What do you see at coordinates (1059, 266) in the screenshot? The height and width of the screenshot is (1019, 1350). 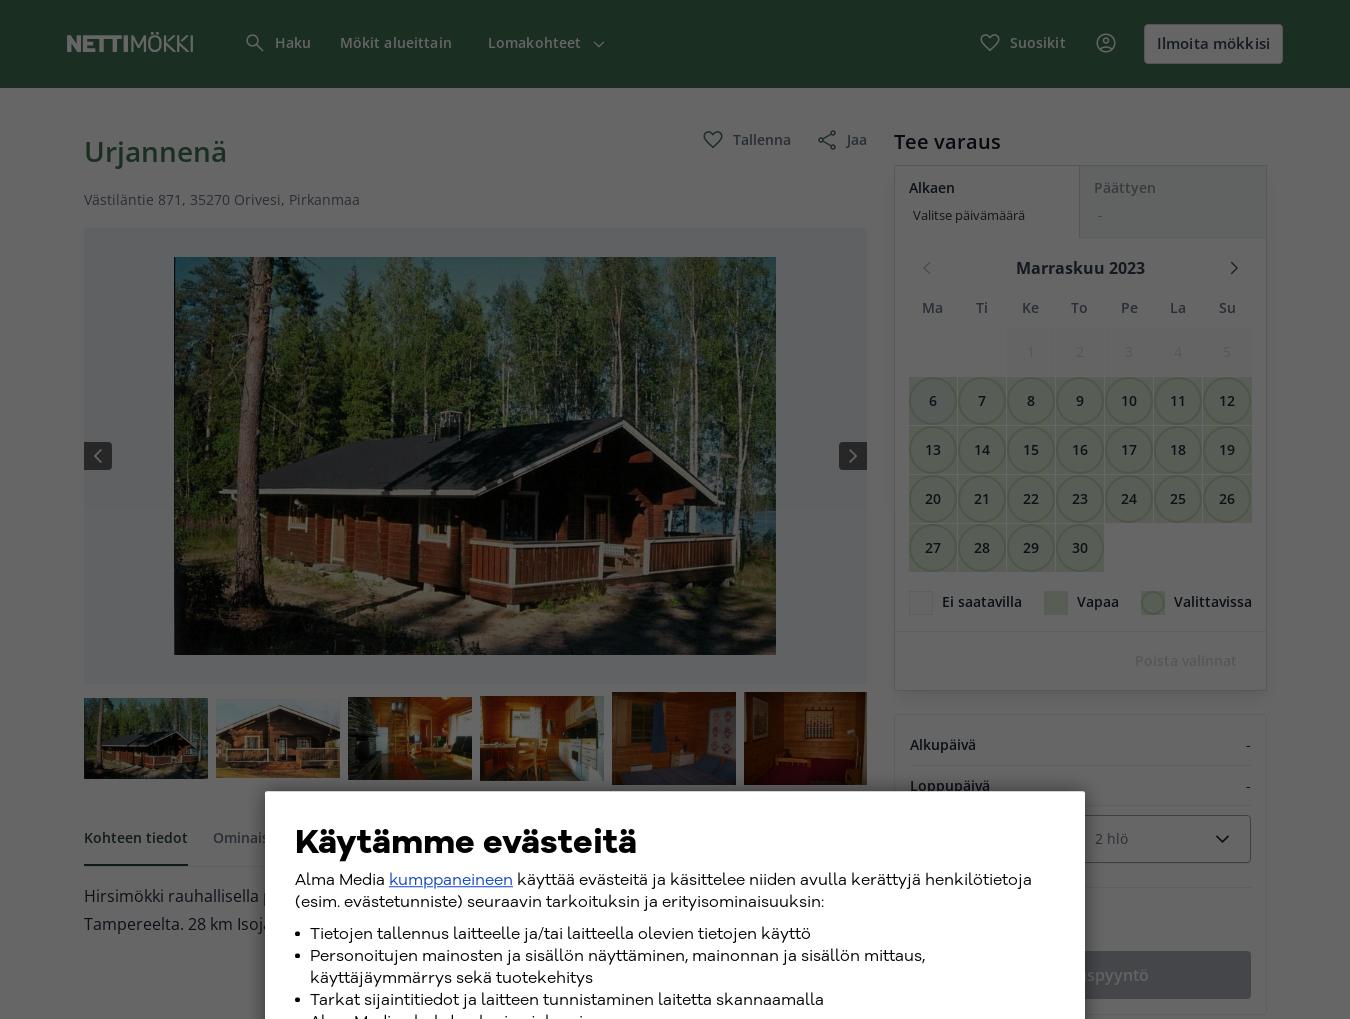 I see `'Marraskuu'` at bounding box center [1059, 266].